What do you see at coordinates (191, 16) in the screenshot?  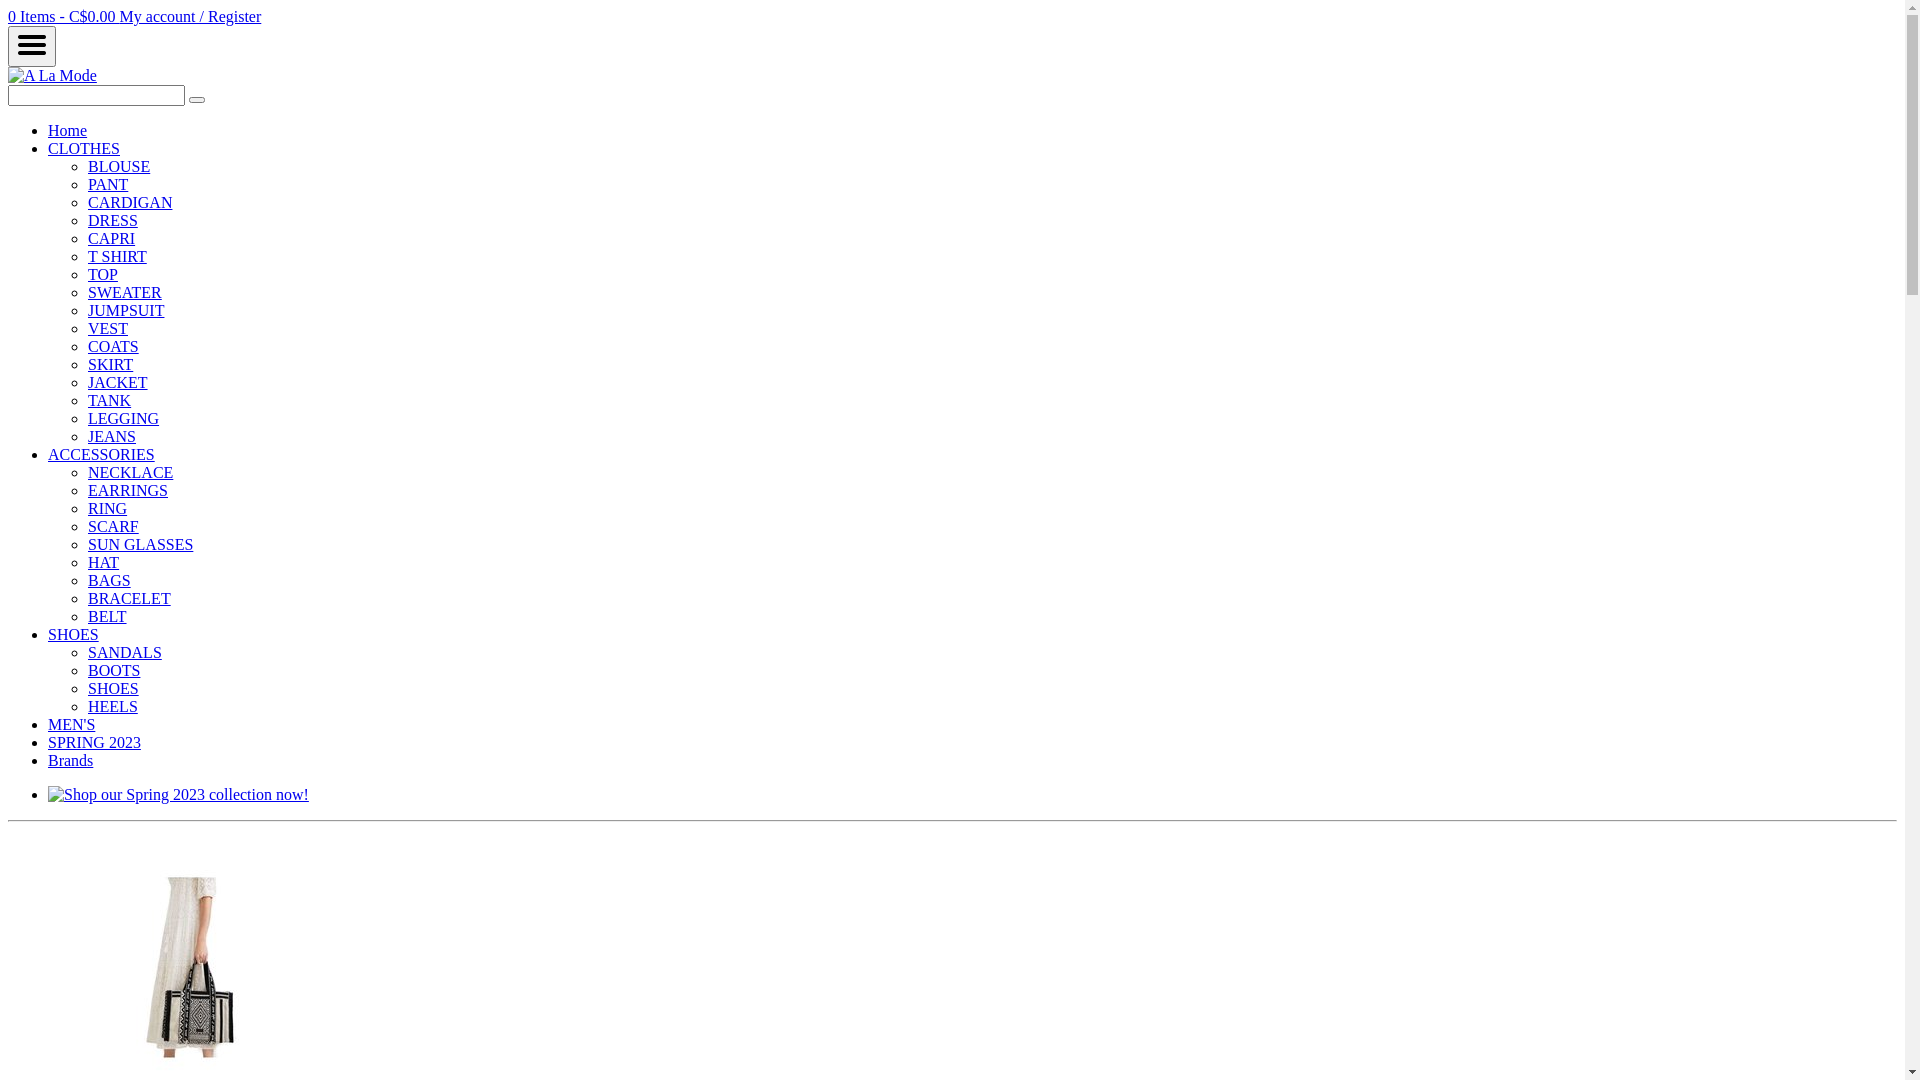 I see `'My account / Register'` at bounding box center [191, 16].